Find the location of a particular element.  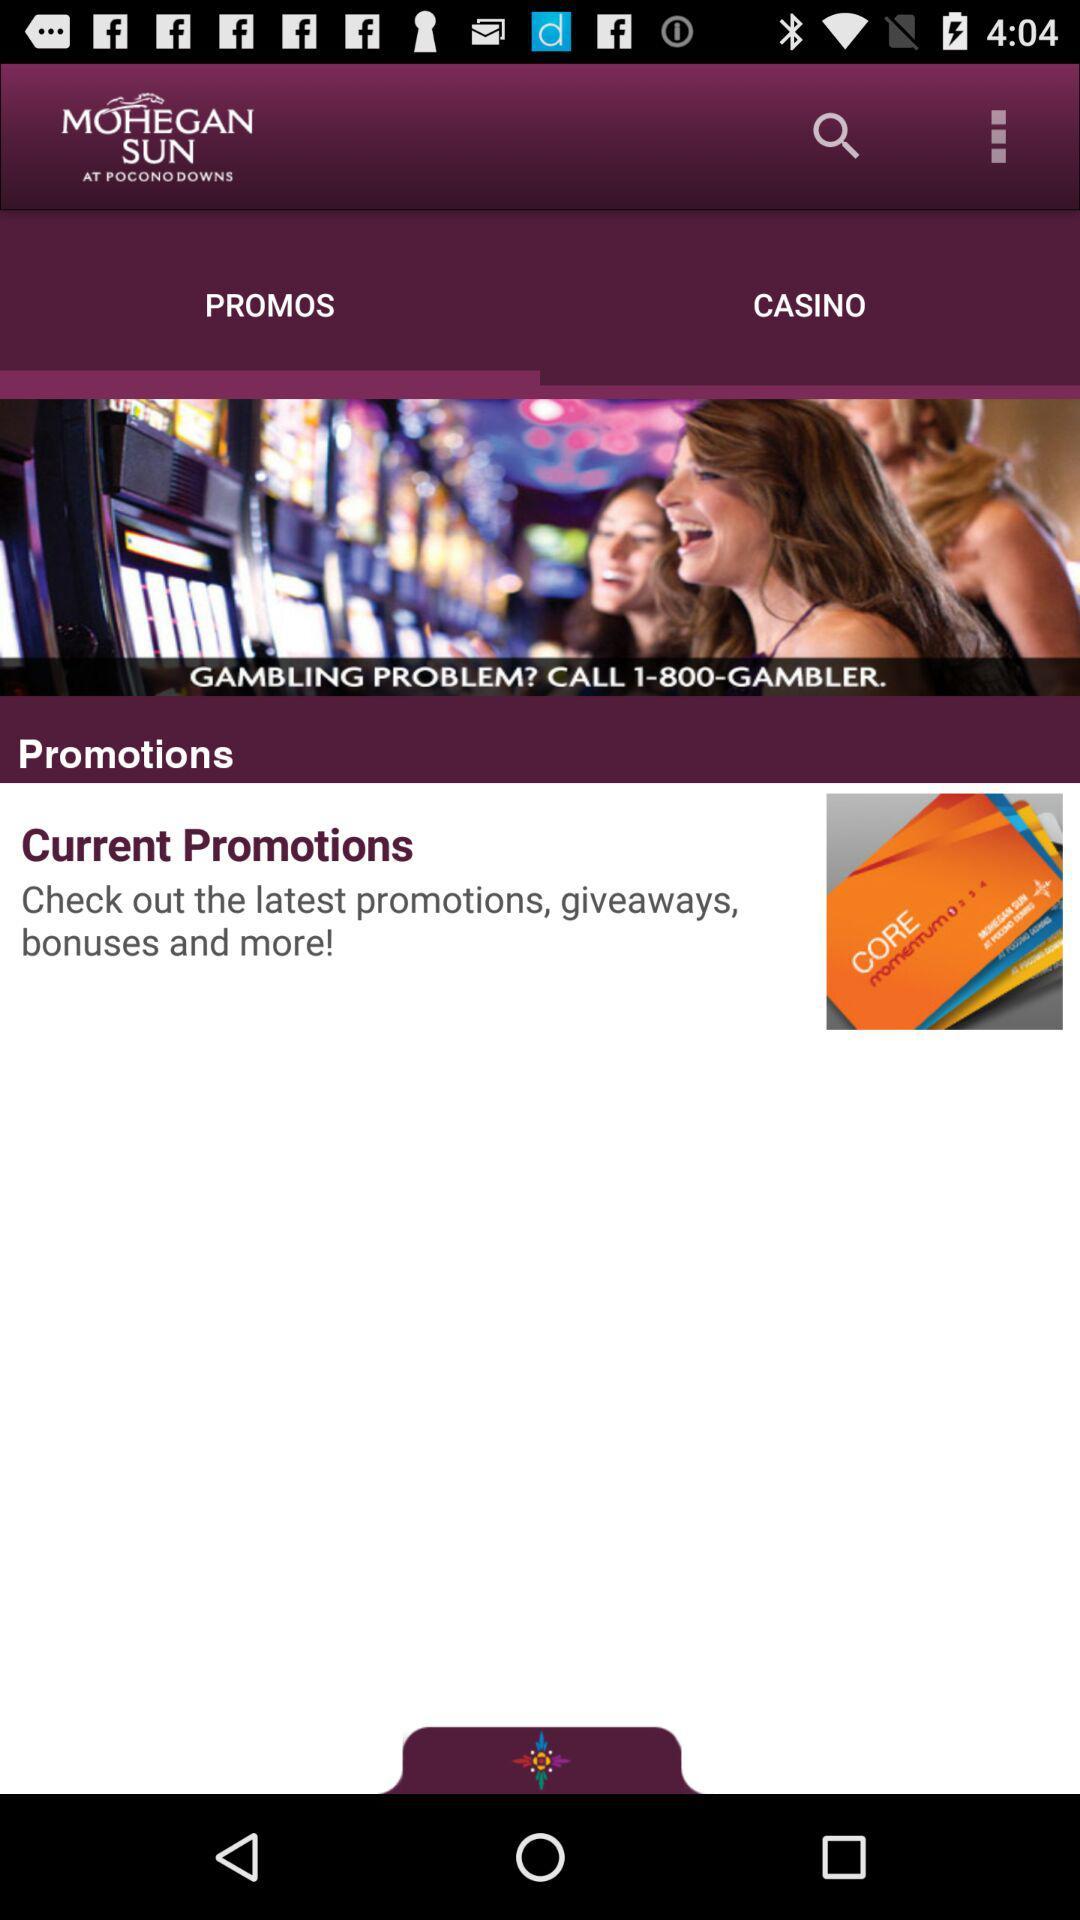

menu options is located at coordinates (999, 135).